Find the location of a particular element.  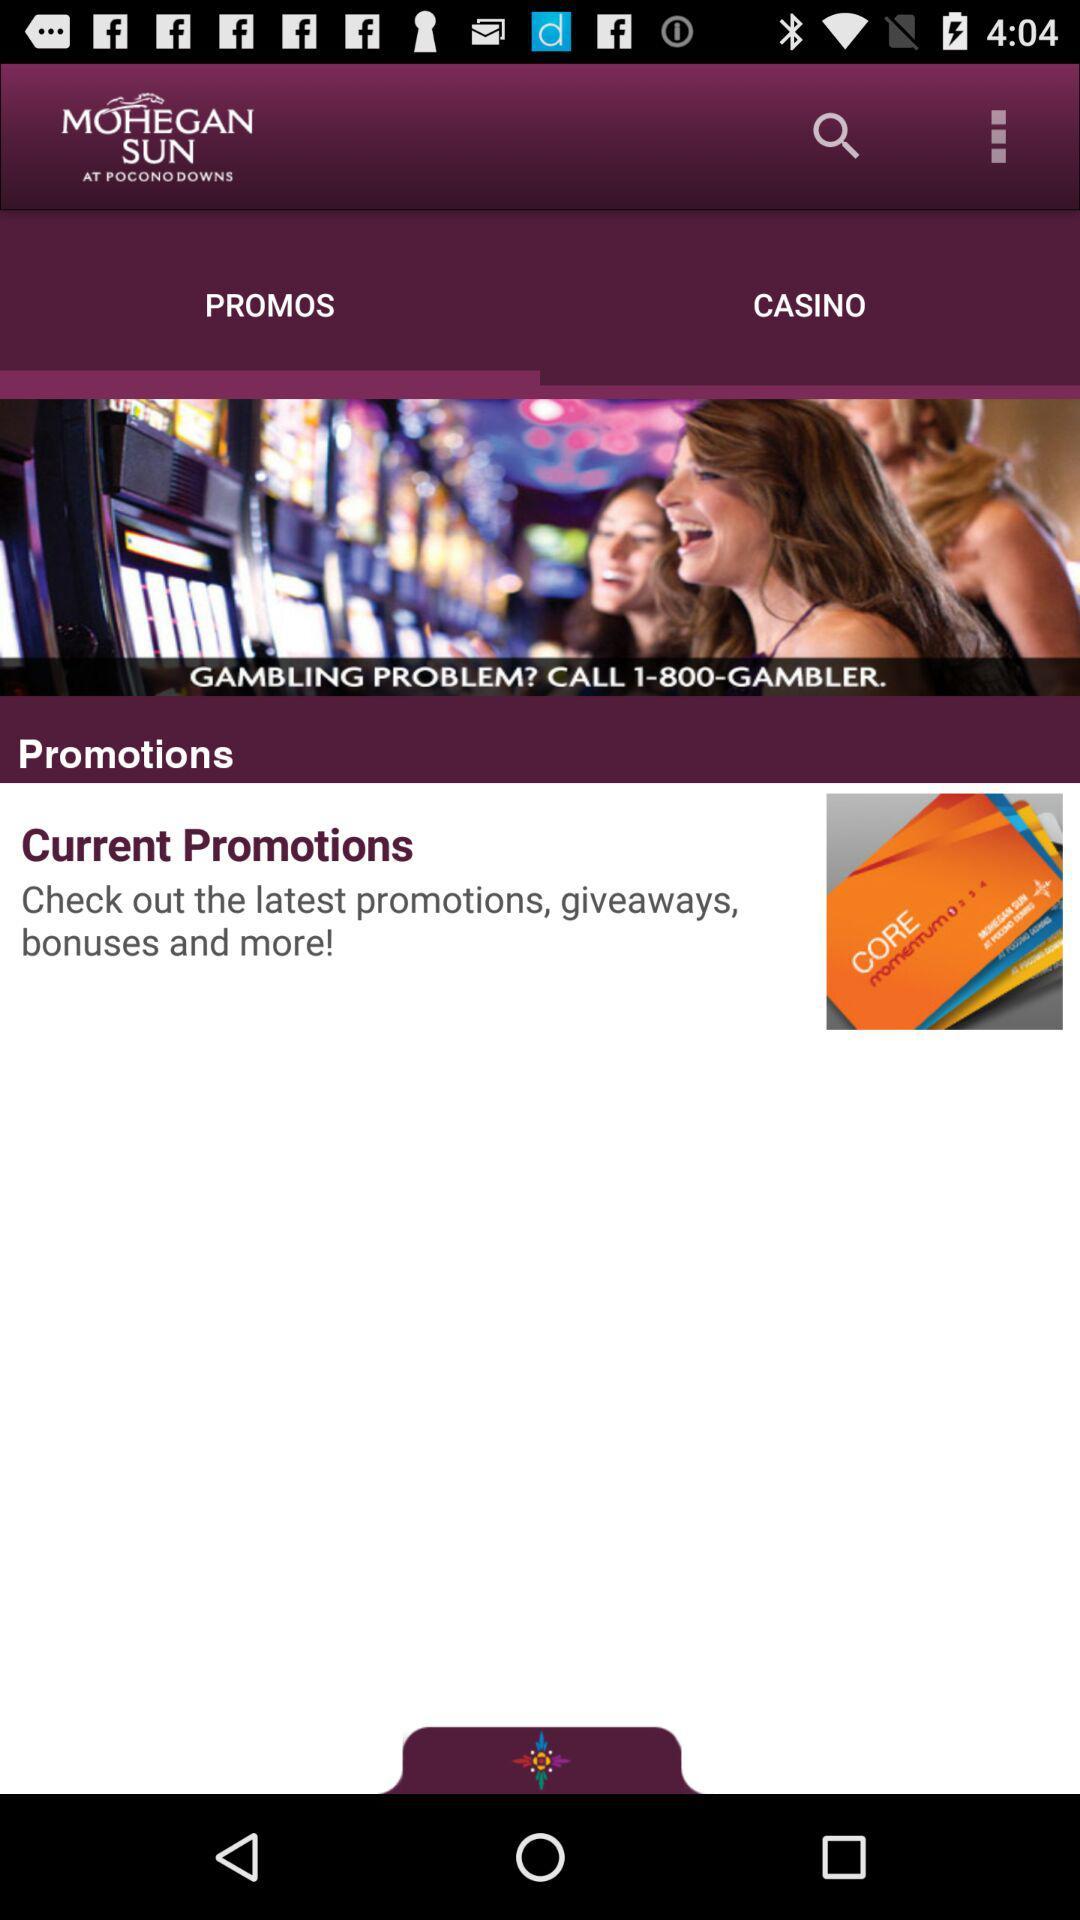

menu options is located at coordinates (999, 135).